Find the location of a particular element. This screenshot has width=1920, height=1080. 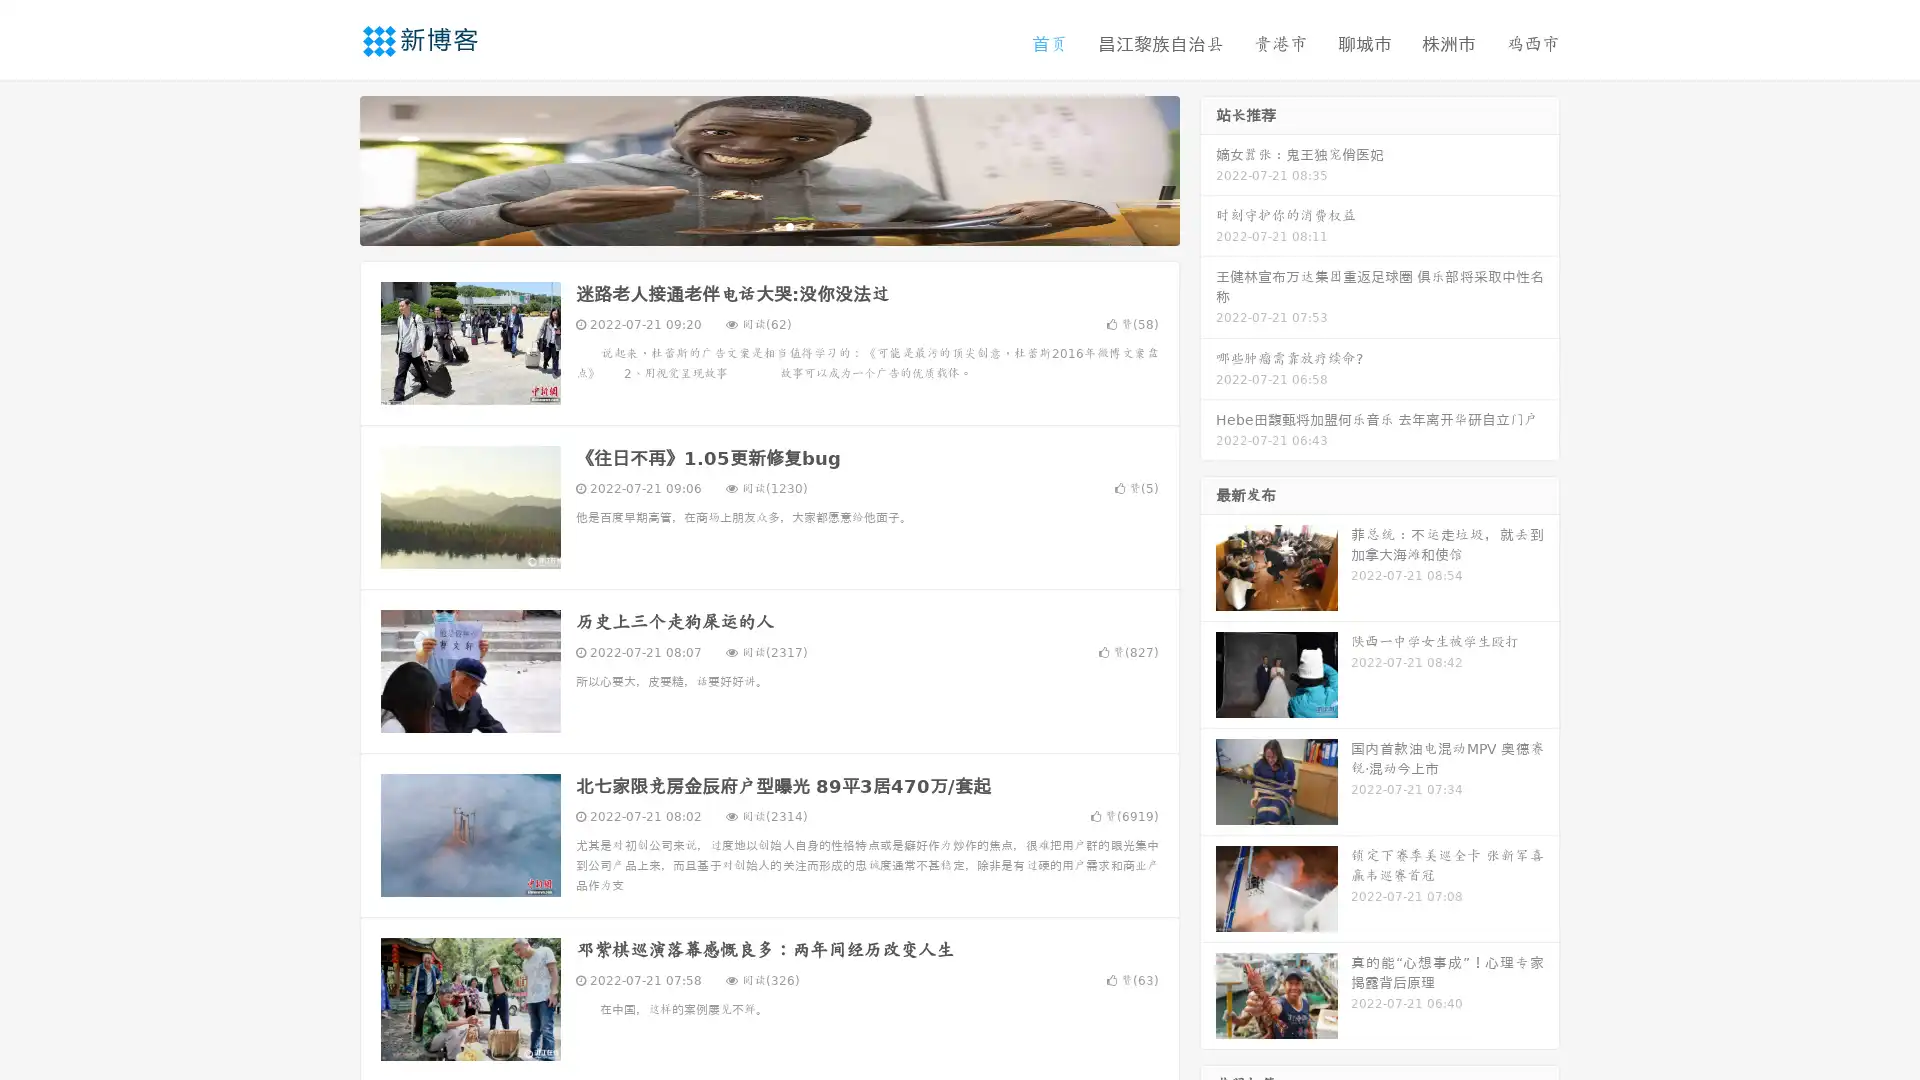

Next slide is located at coordinates (1208, 168).